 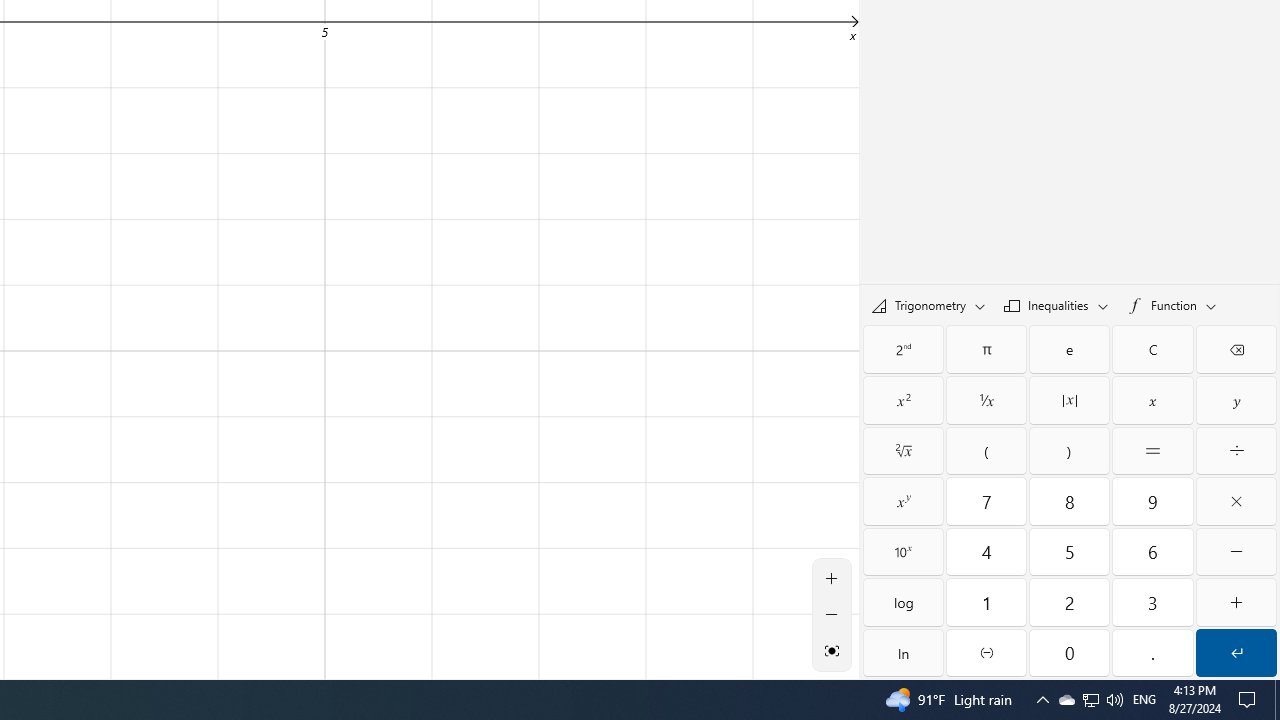 What do you see at coordinates (986, 500) in the screenshot?
I see `'Seven'` at bounding box center [986, 500].